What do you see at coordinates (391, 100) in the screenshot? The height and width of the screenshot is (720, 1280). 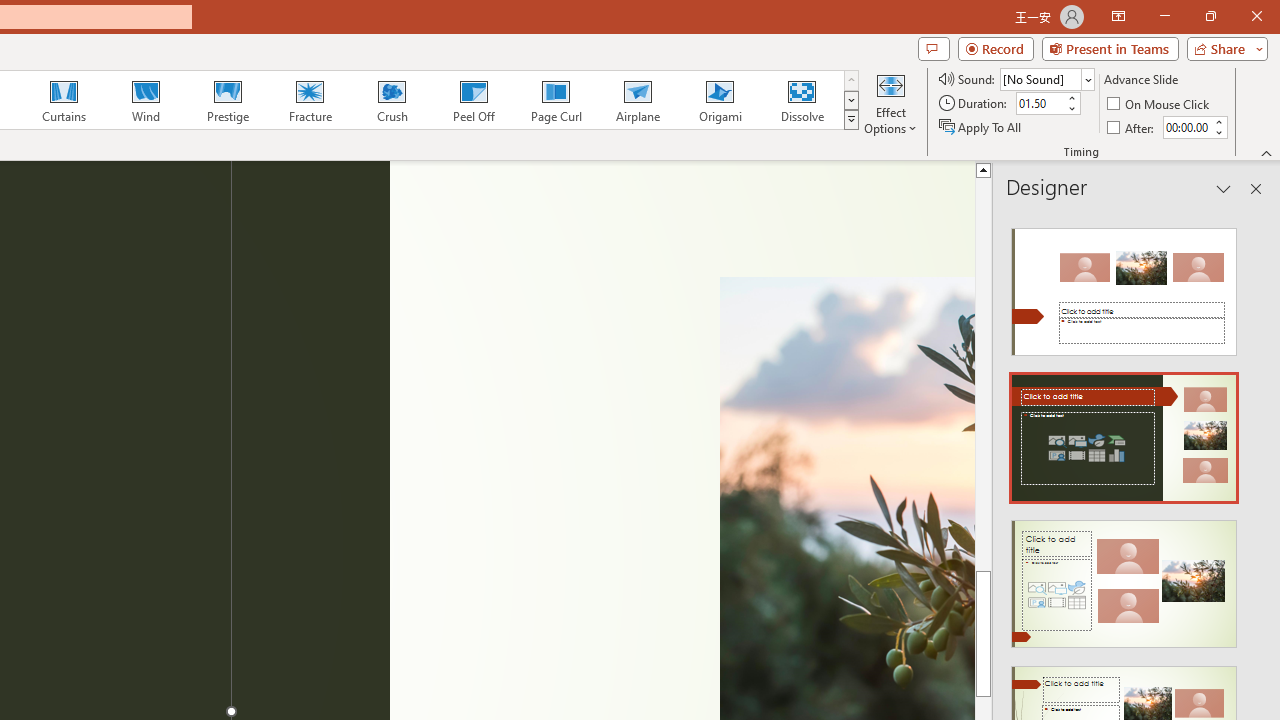 I see `'Crush'` at bounding box center [391, 100].